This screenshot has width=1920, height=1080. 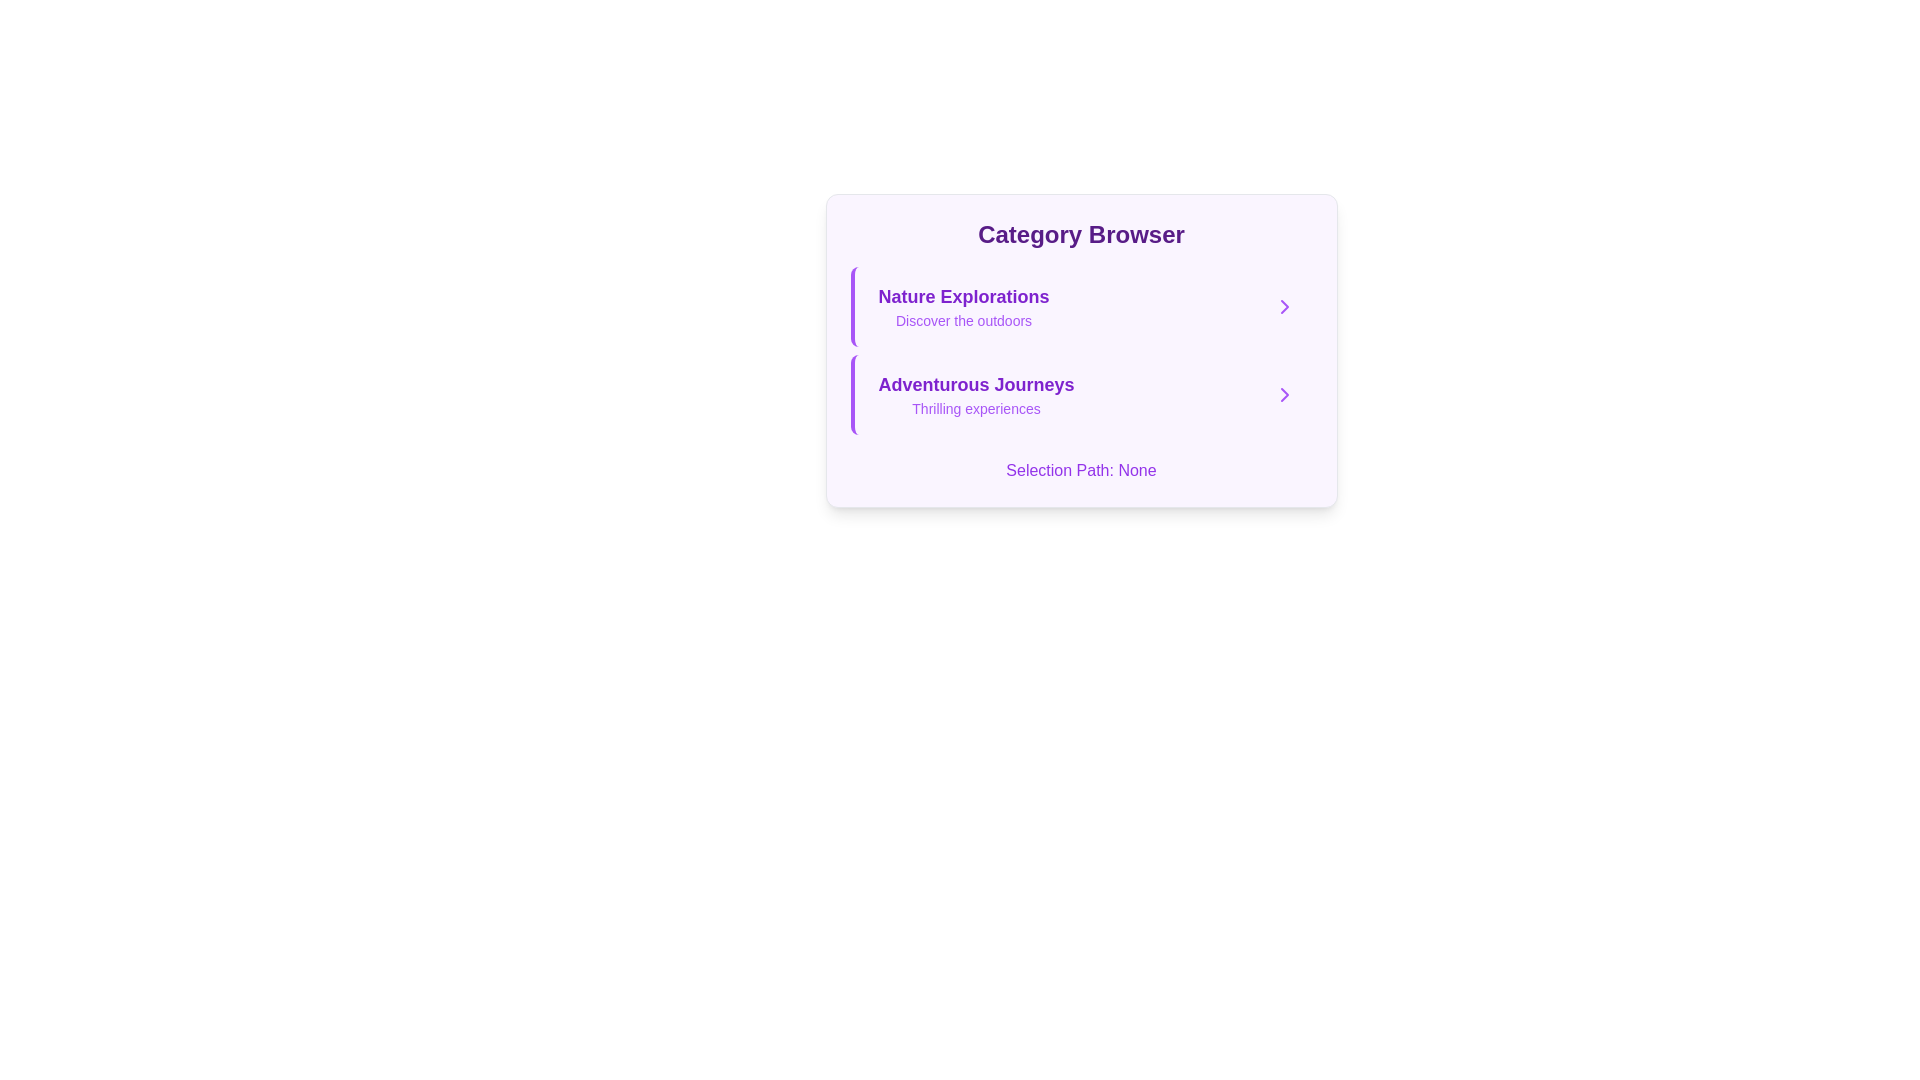 I want to click on the right-pointing navigation arrow icon, which is a small triangular-shaped graphical component with a purple stroke, so click(x=1284, y=394).